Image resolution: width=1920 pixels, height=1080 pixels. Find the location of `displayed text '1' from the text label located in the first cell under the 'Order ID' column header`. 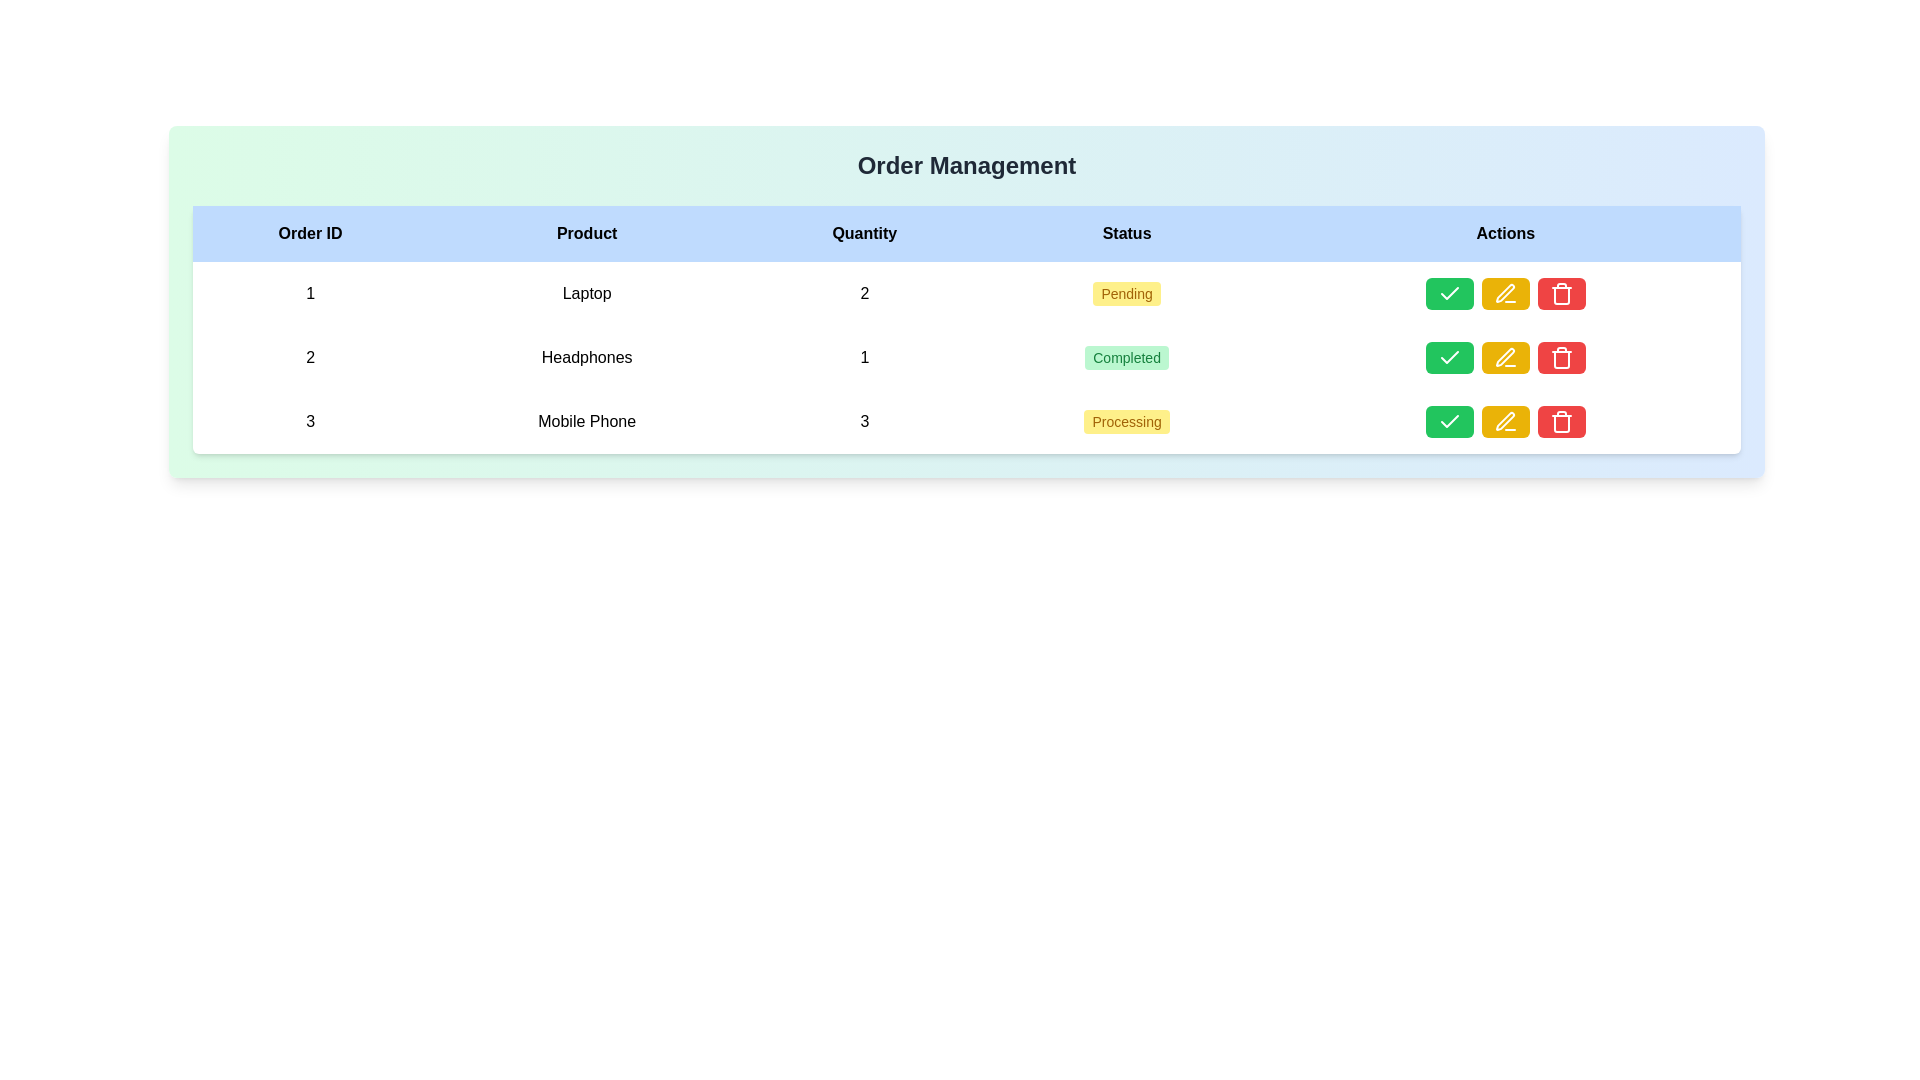

displayed text '1' from the text label located in the first cell under the 'Order ID' column header is located at coordinates (309, 293).